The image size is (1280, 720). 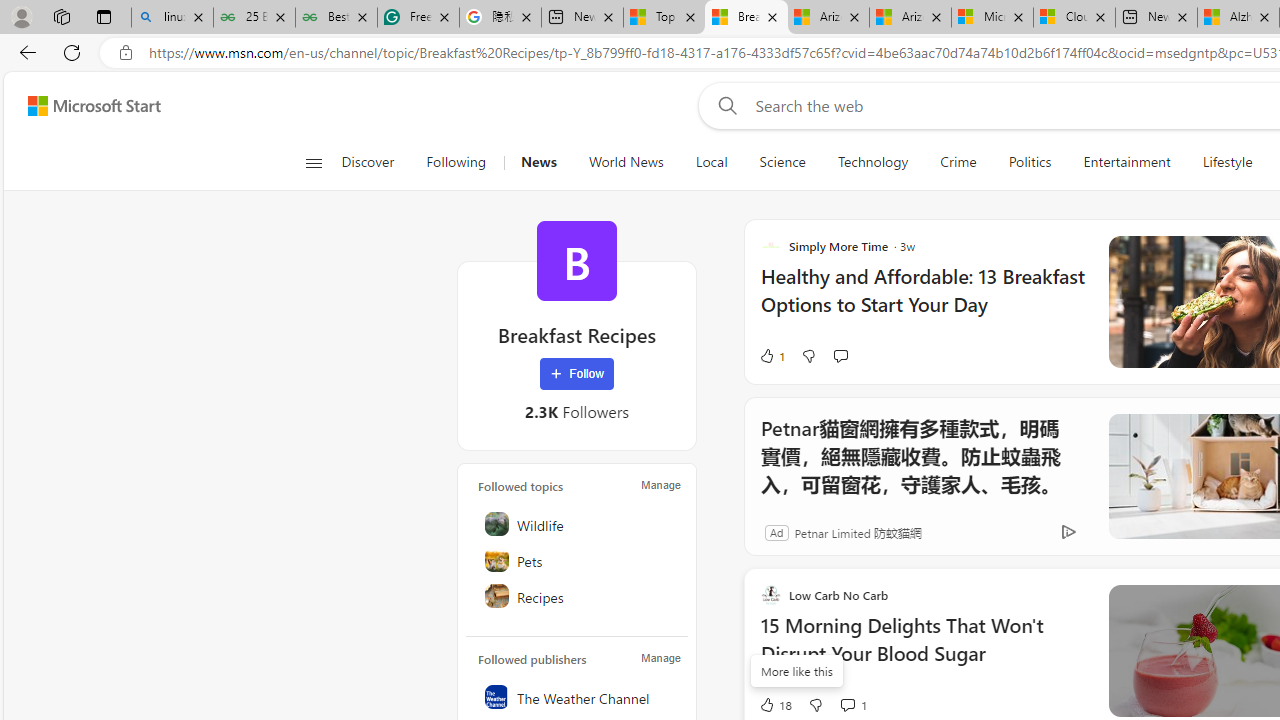 What do you see at coordinates (745, 17) in the screenshot?
I see `'Breakfast Recipes - MSN'` at bounding box center [745, 17].